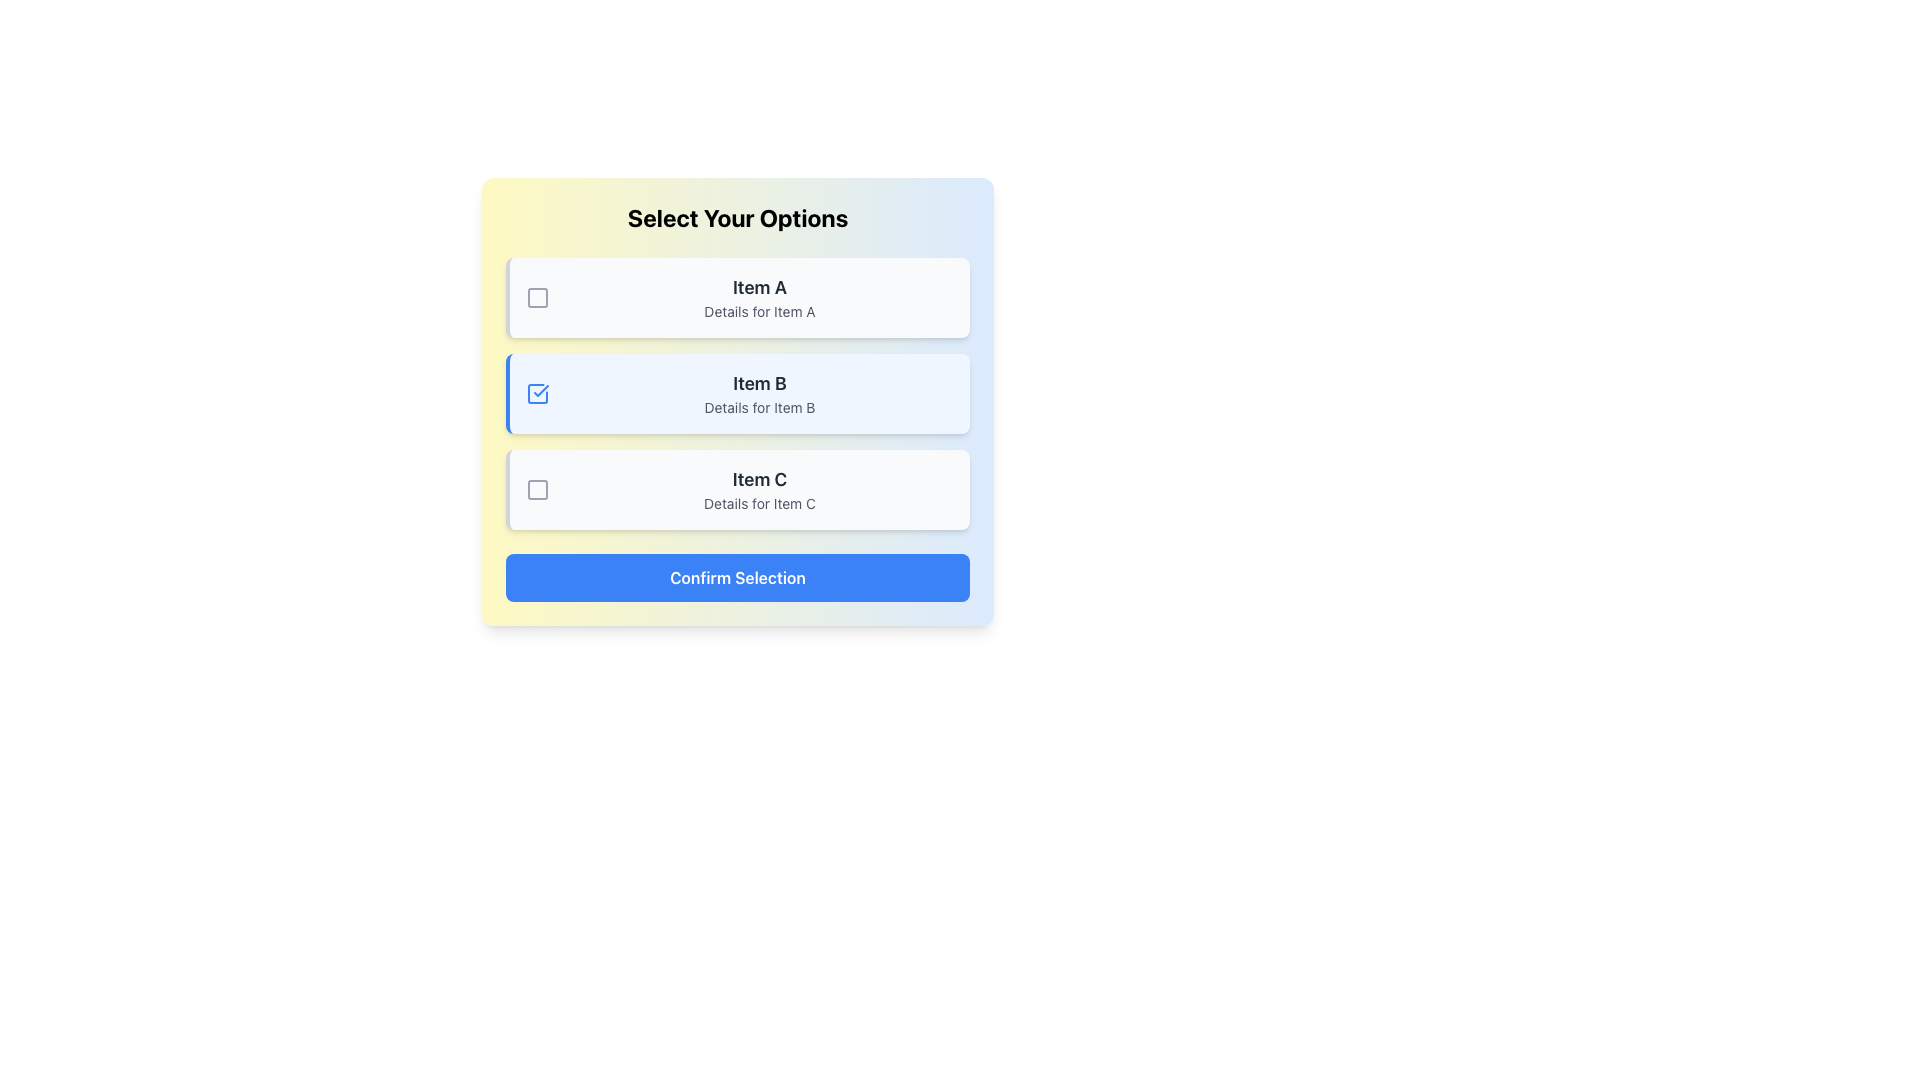  I want to click on the Text Label that introduces or explains the purpose of the section below it, which is positioned horizontally centered above a list of selectable items, so click(737, 218).